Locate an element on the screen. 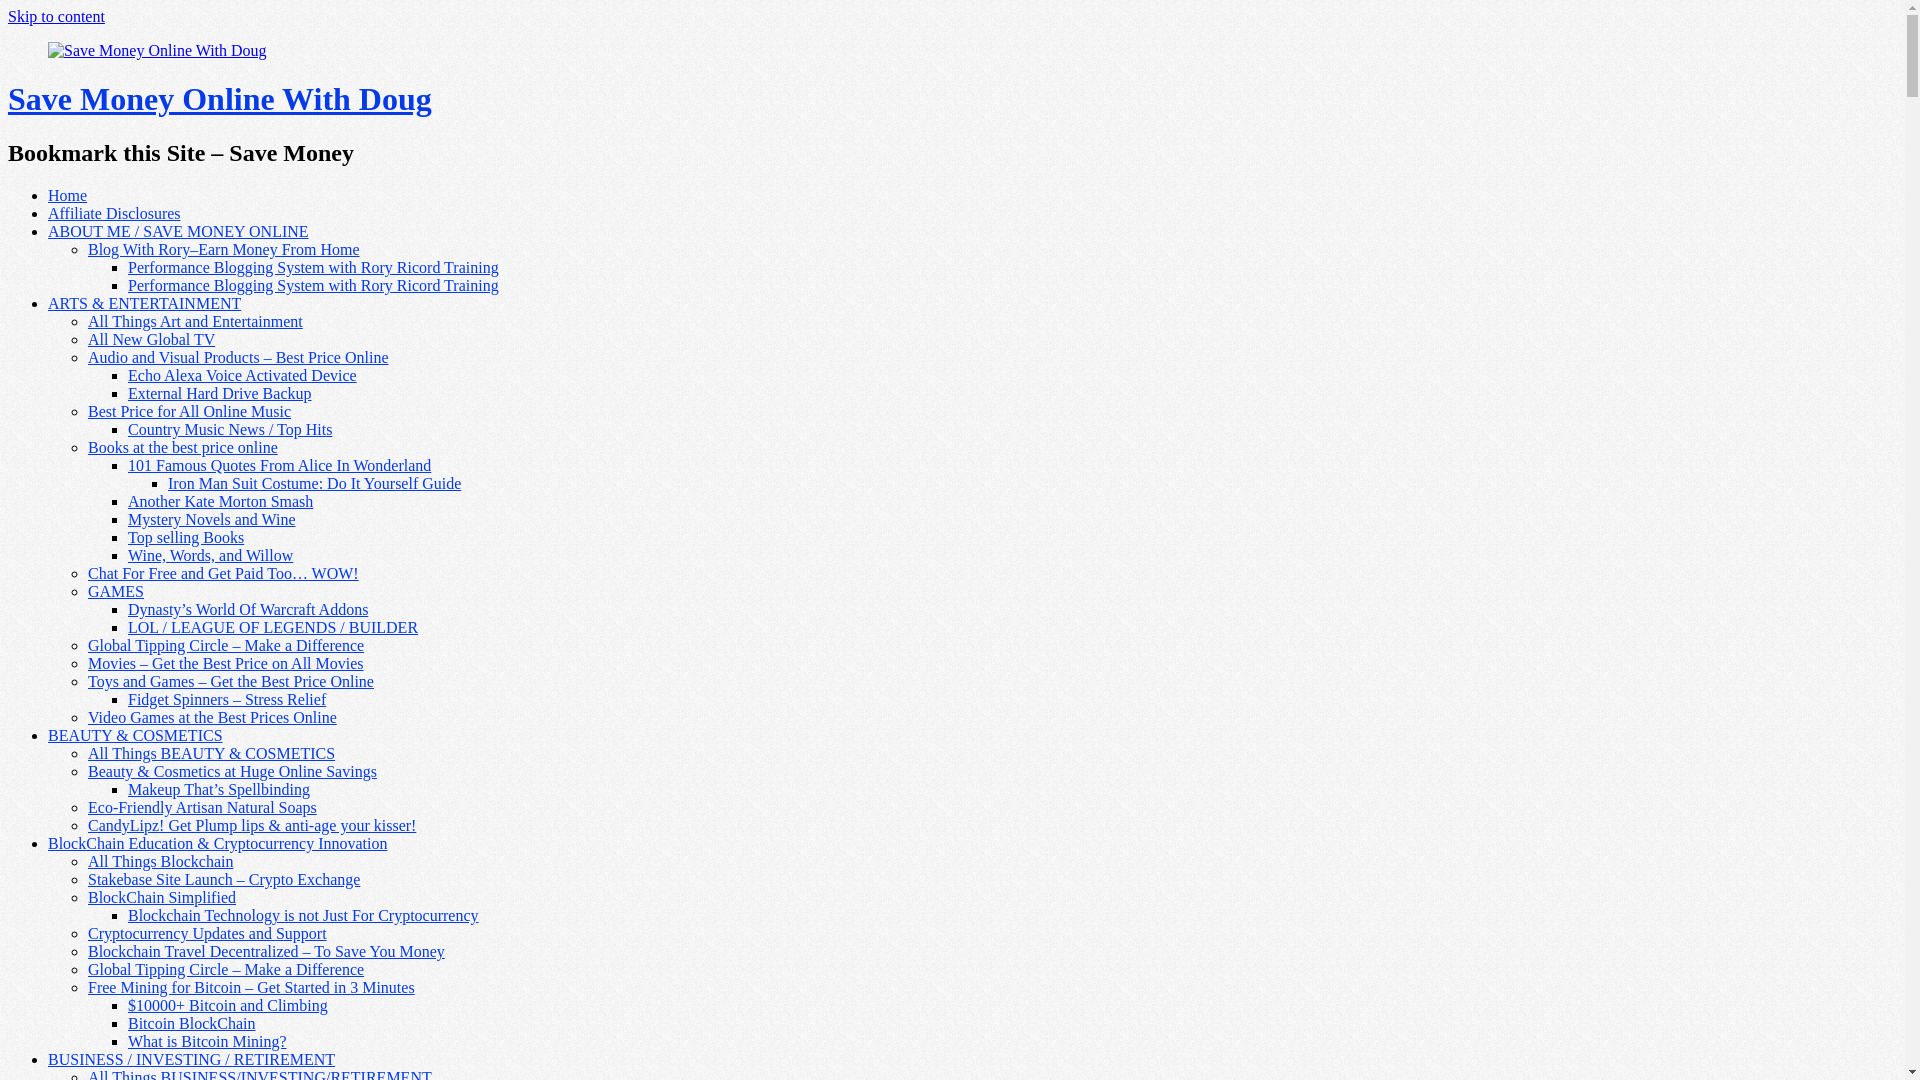 This screenshot has height=1080, width=1920. 'CandyLipz! Get Plump lips & anti-age your kisser!' is located at coordinates (251, 825).